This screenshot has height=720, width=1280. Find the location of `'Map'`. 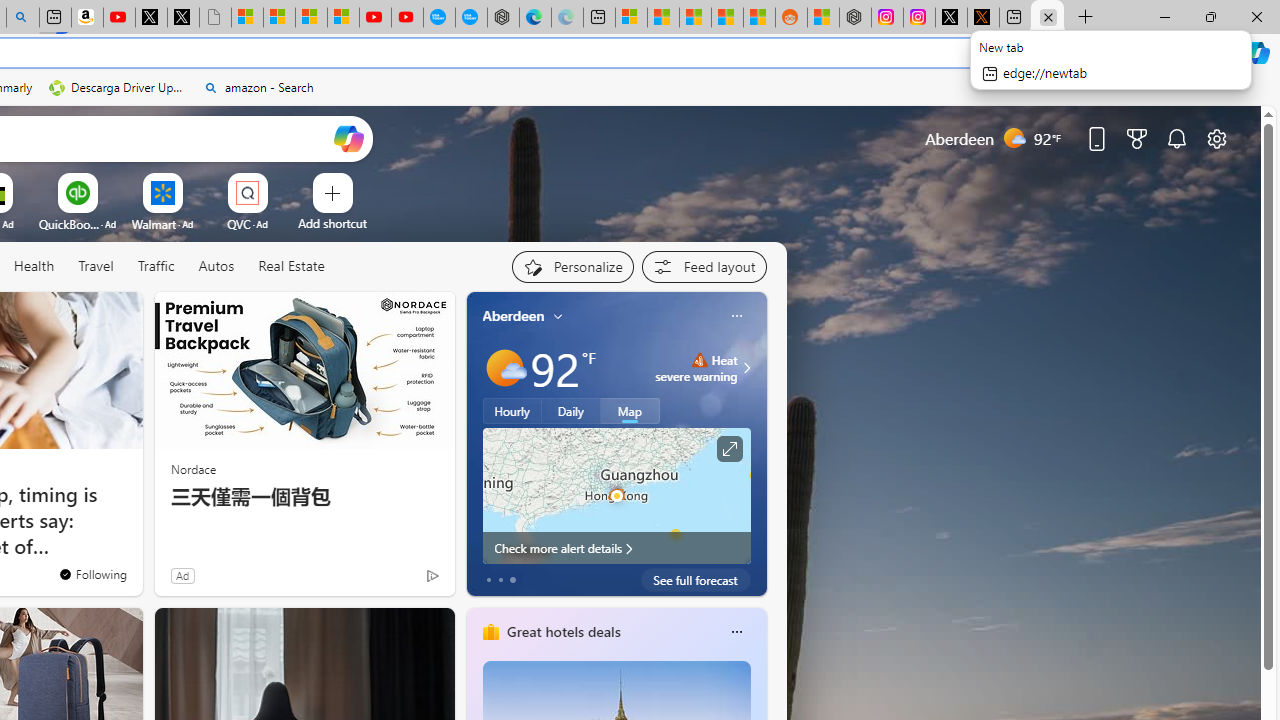

'Map' is located at coordinates (629, 410).